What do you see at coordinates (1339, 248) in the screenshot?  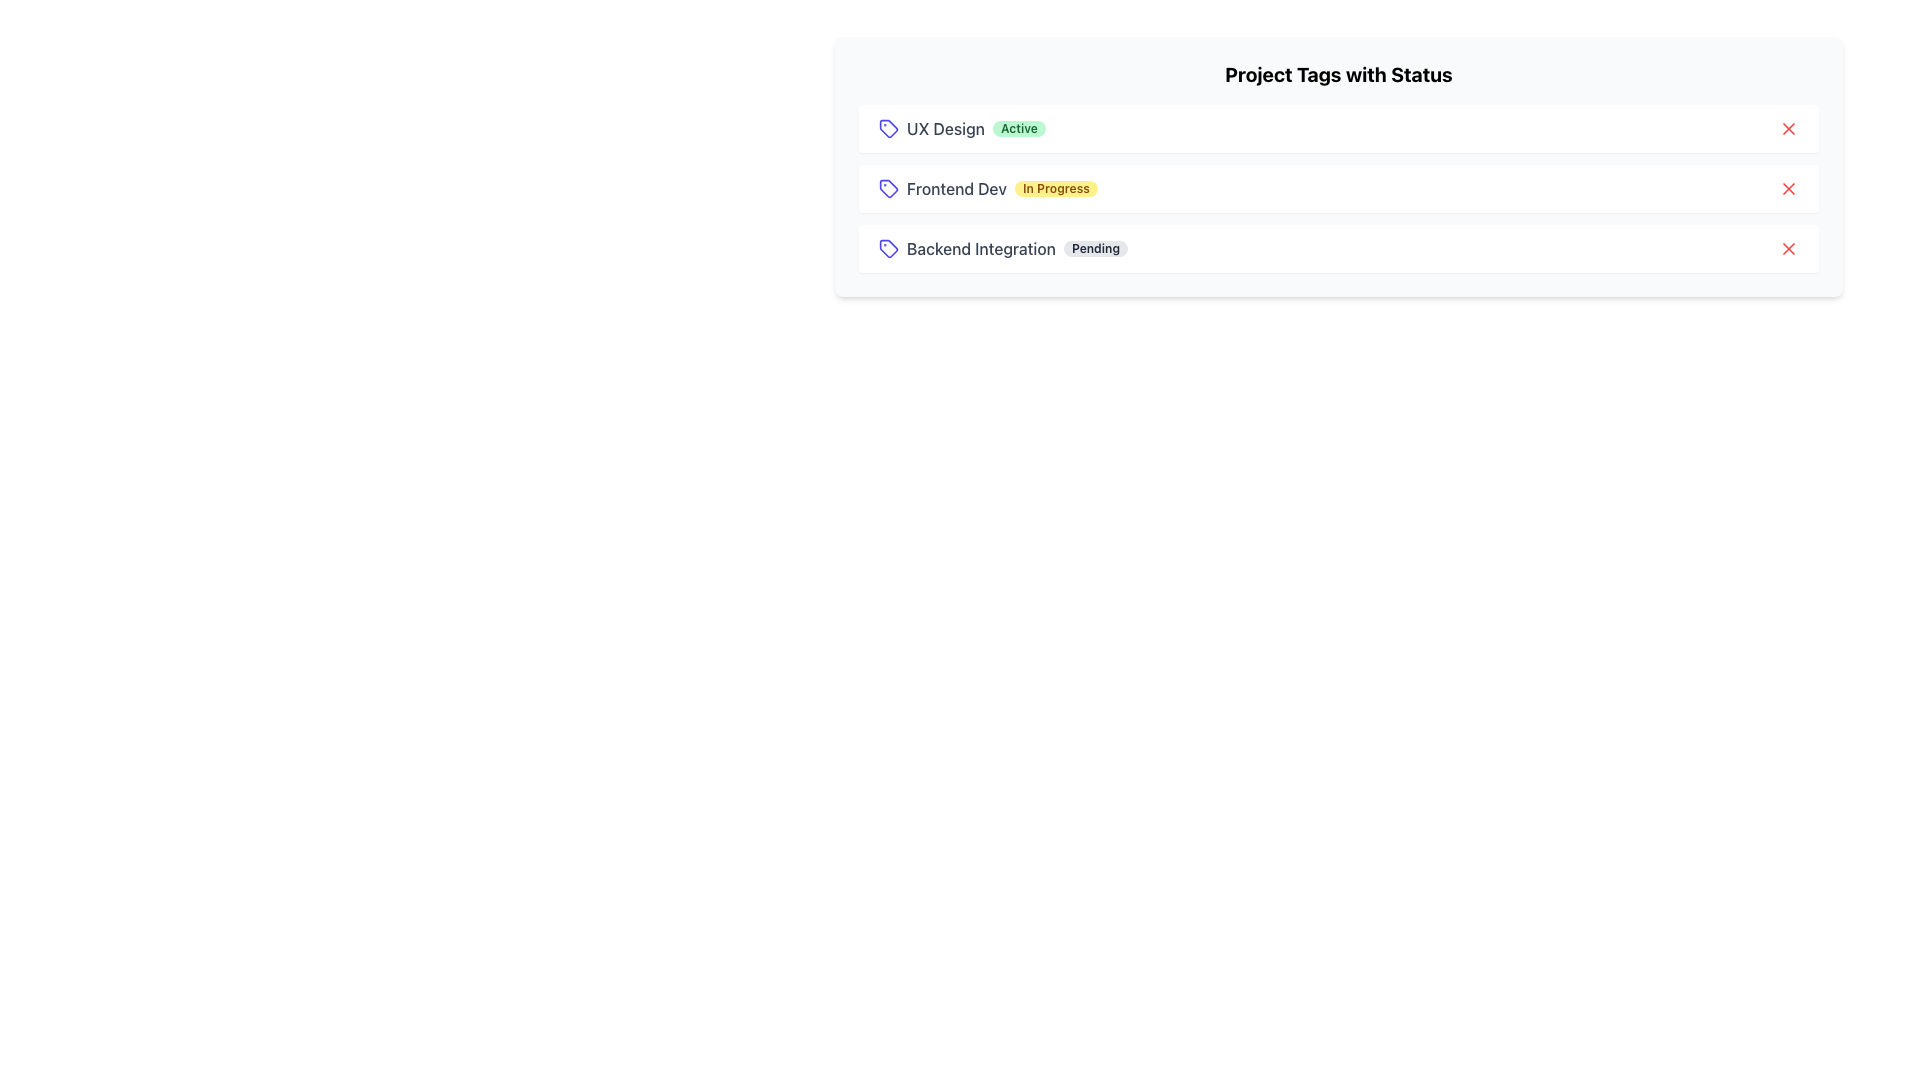 I see `the 'Backend Integration' status item in the project status list to modify or view its details` at bounding box center [1339, 248].